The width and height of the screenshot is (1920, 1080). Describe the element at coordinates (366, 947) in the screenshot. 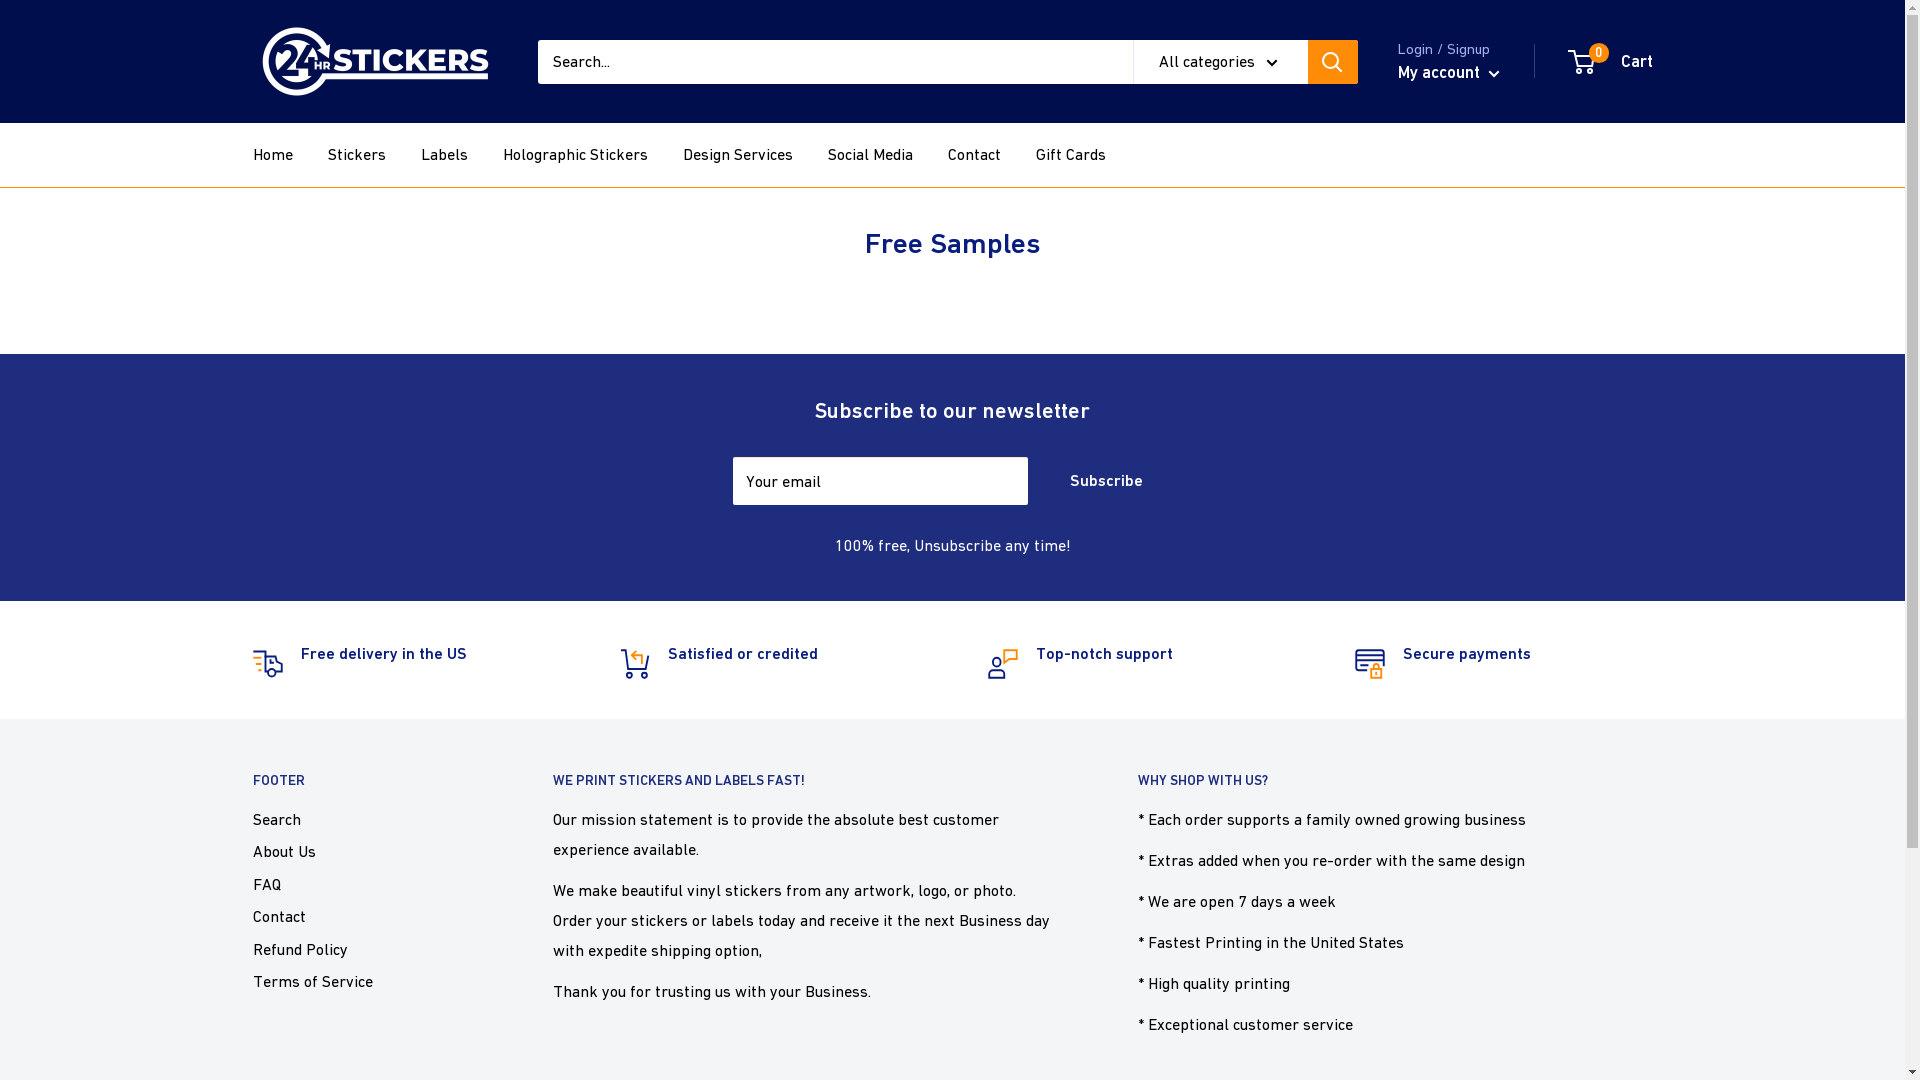

I see `'Refund Policy'` at that location.